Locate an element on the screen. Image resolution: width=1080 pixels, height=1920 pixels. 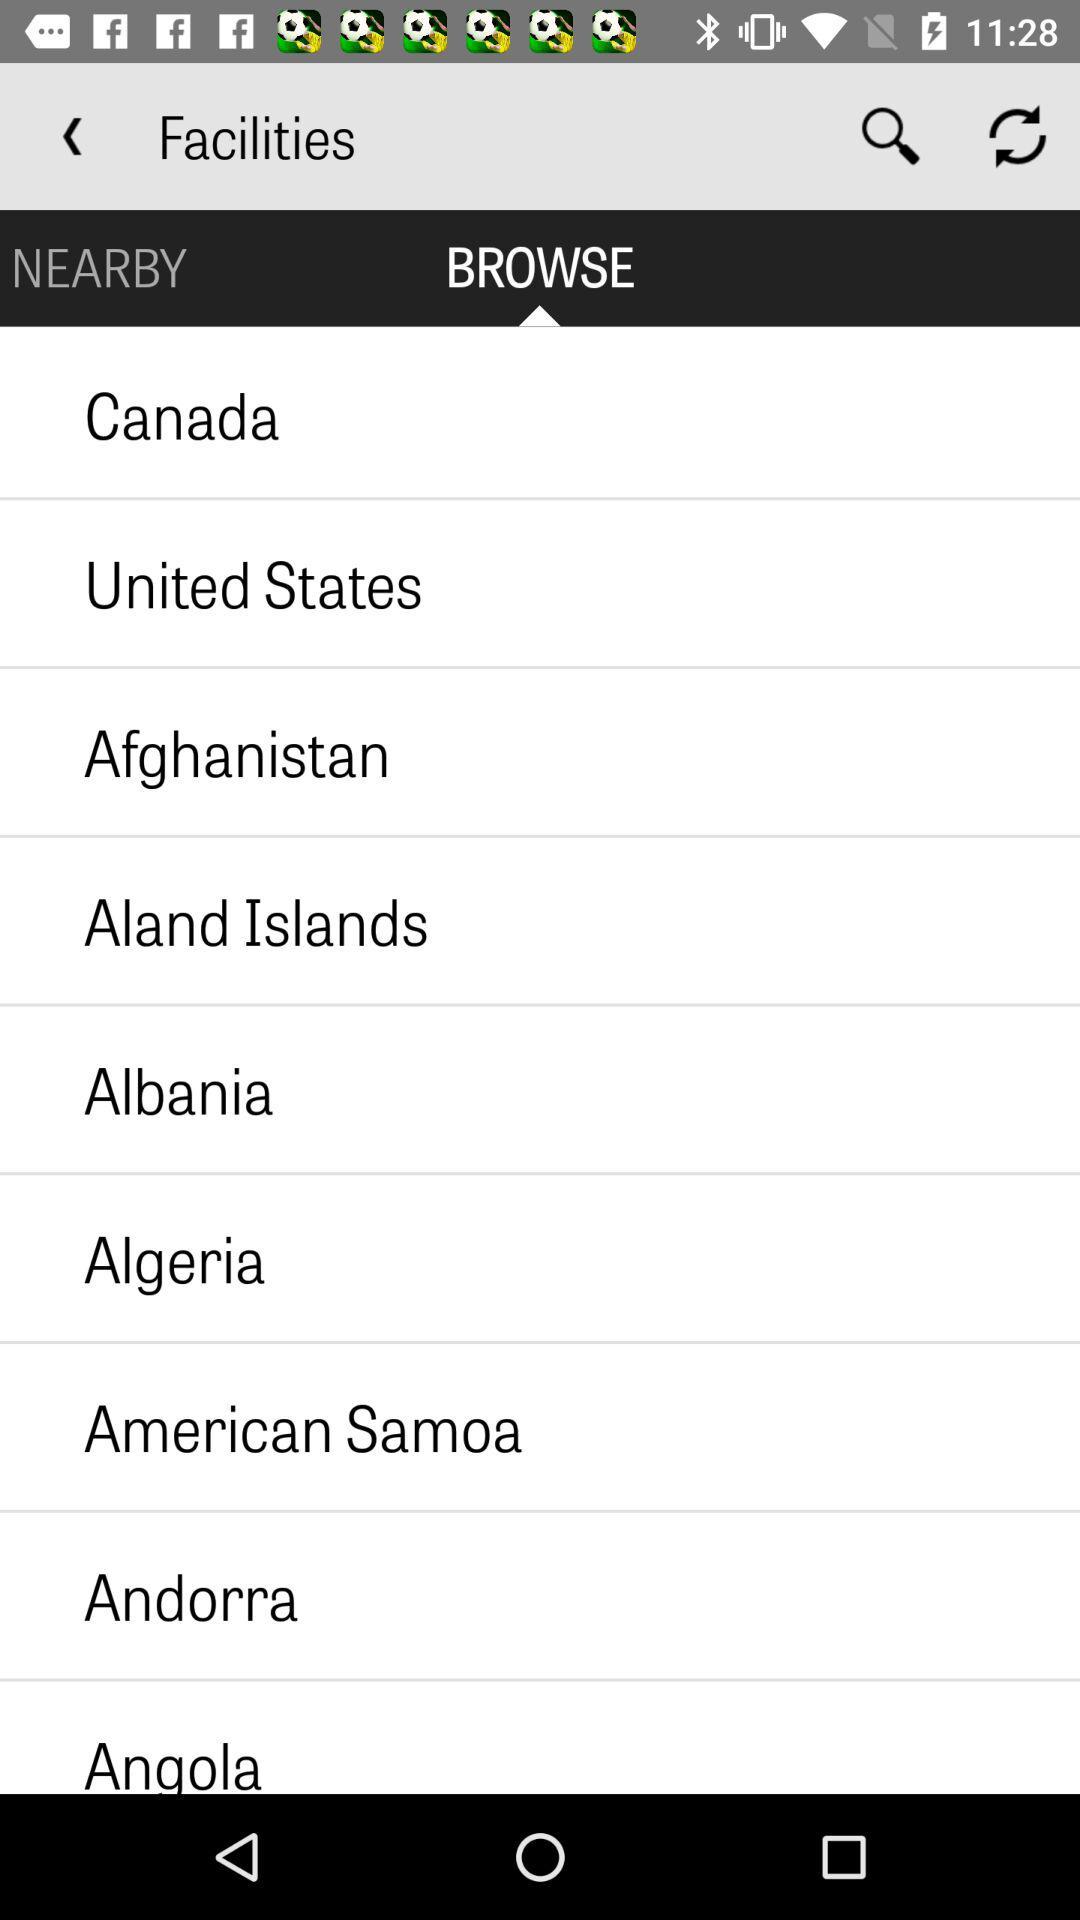
the afghanistan is located at coordinates (195, 750).